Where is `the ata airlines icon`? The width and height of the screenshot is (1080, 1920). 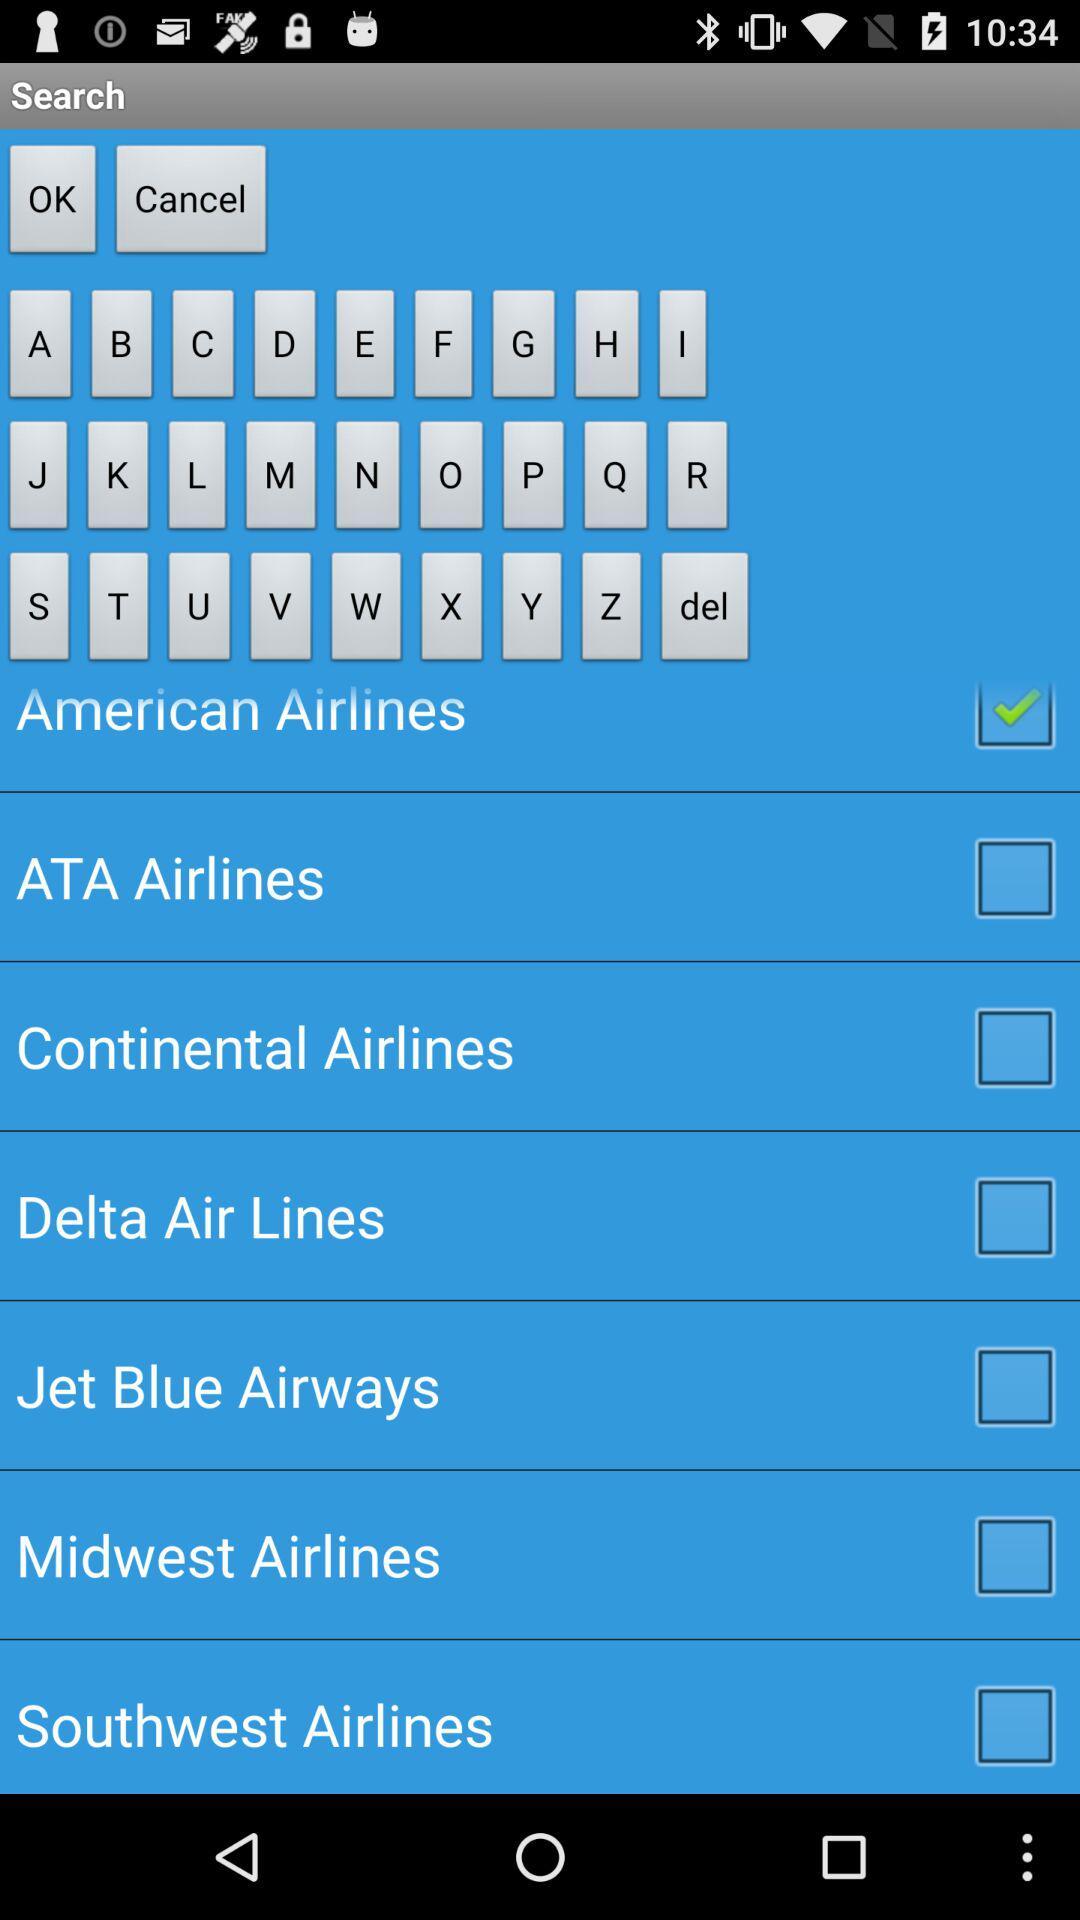
the ata airlines icon is located at coordinates (540, 876).